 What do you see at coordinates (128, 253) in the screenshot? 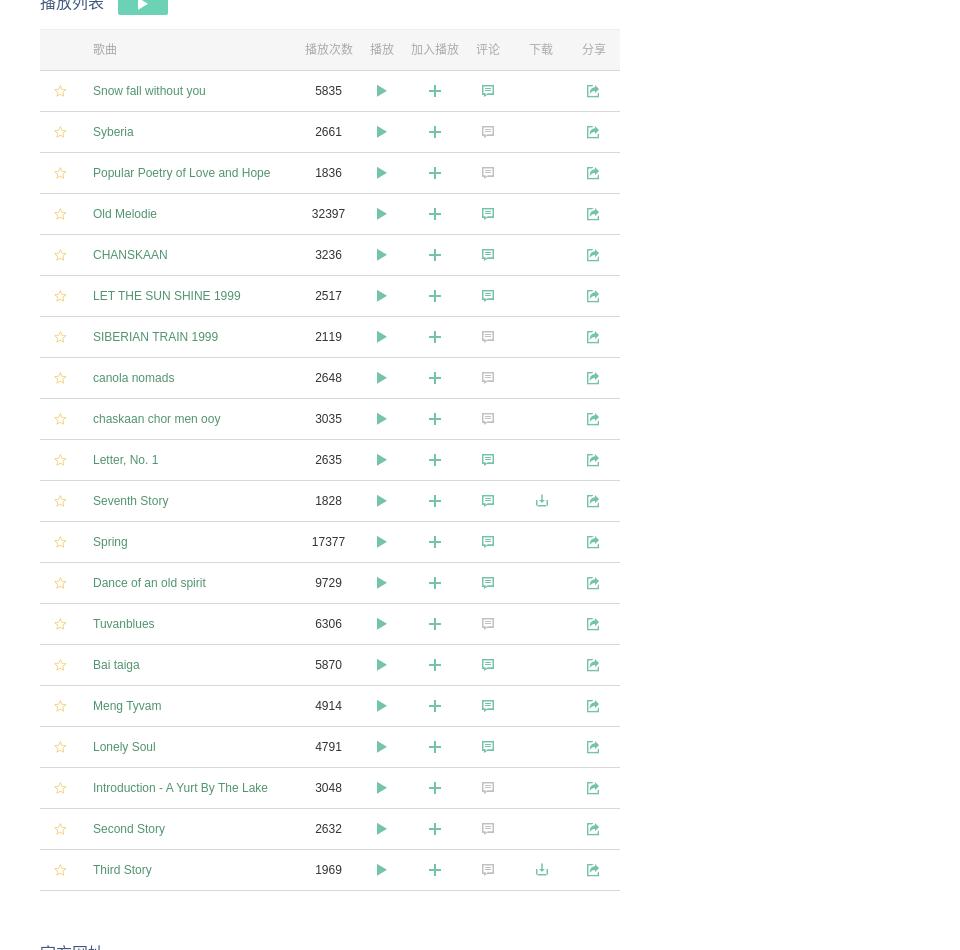
I see `'CHANSKAAN'` at bounding box center [128, 253].